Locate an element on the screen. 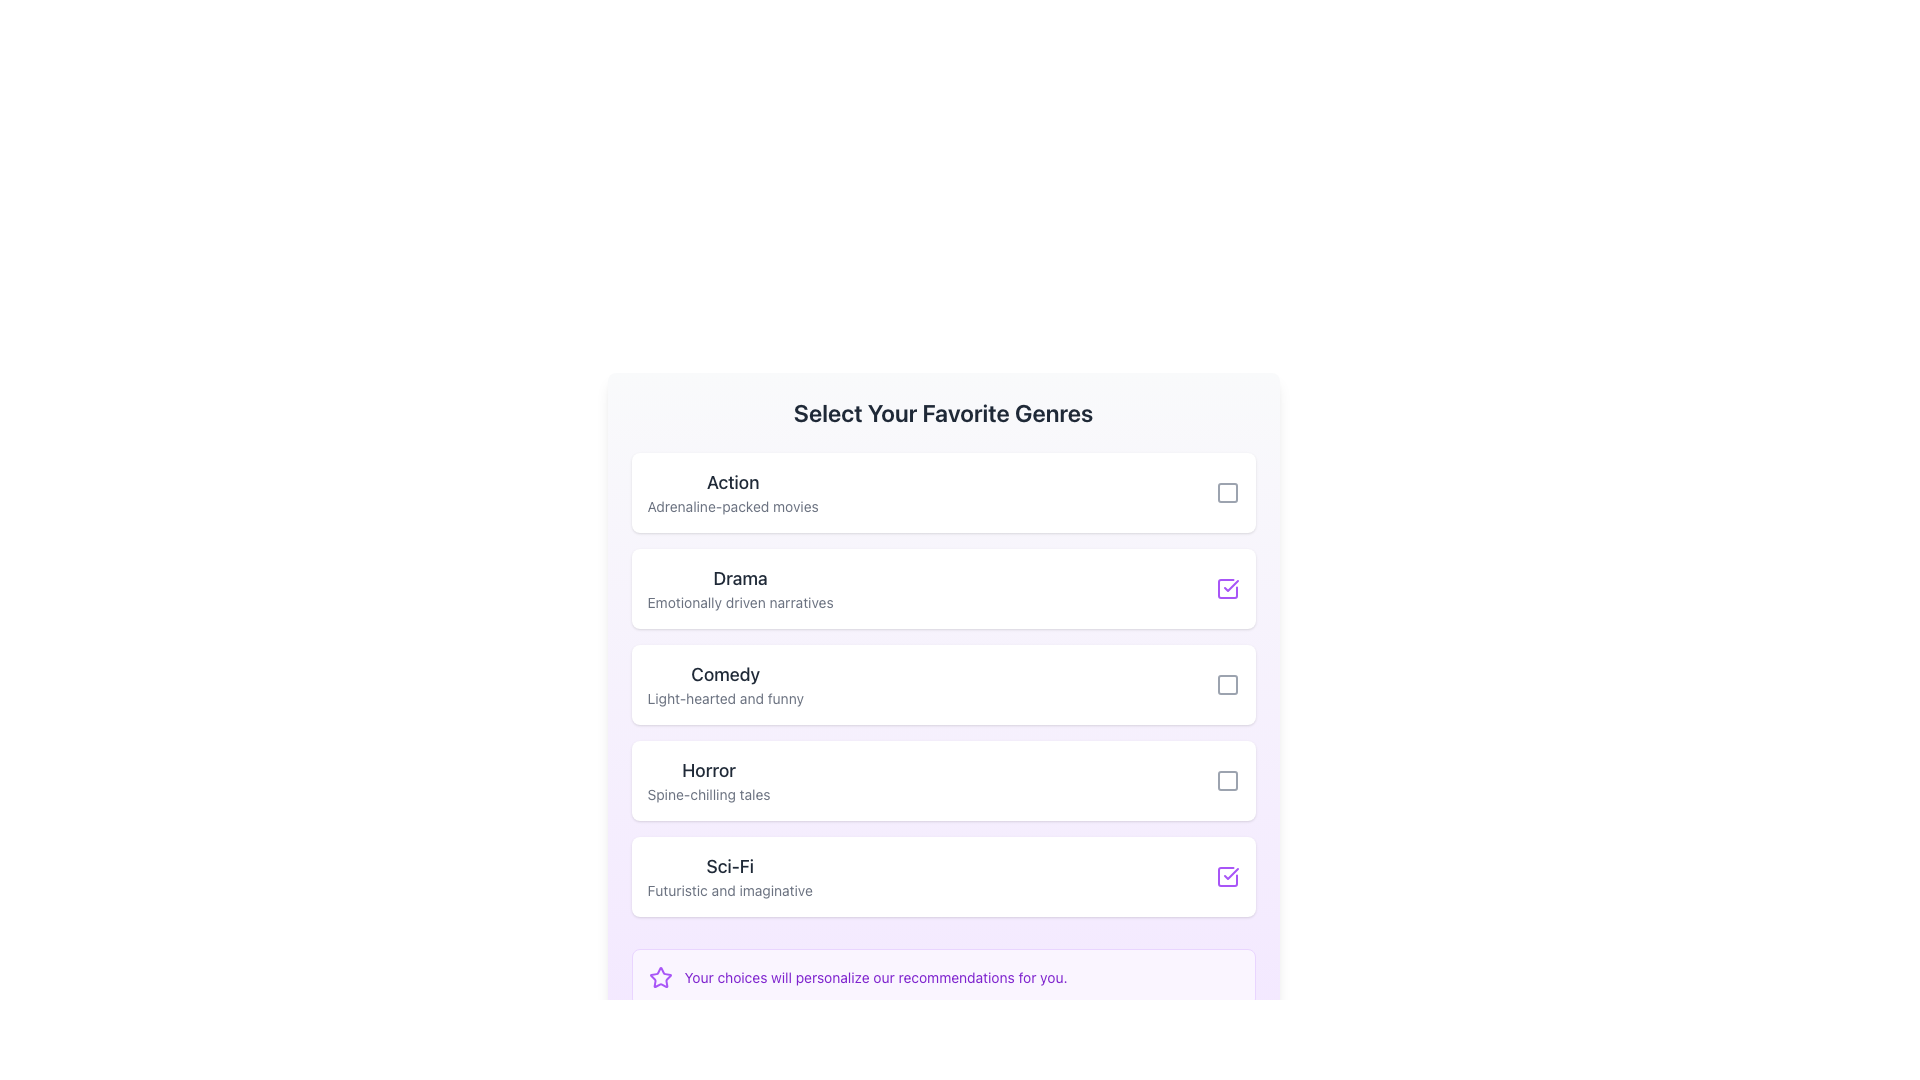  the checkbox for the 'Horror' category is located at coordinates (942, 779).